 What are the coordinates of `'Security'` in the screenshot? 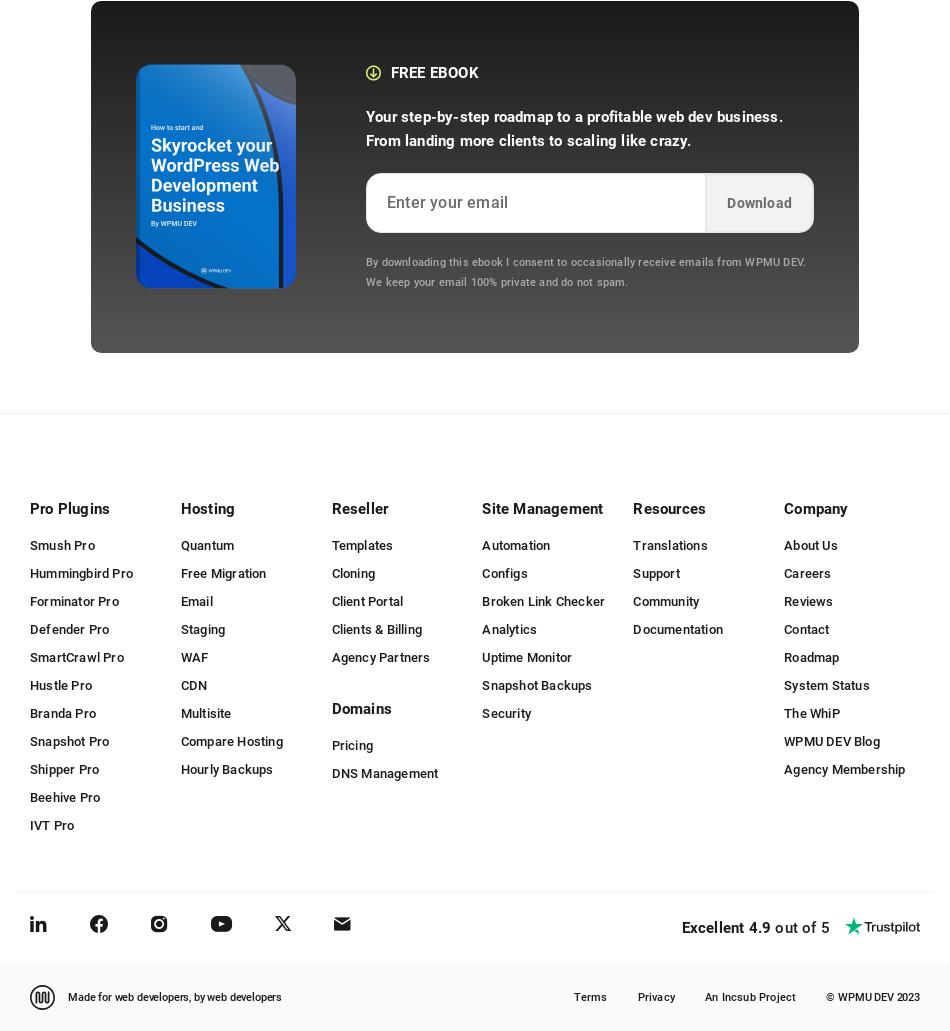 It's located at (506, 712).